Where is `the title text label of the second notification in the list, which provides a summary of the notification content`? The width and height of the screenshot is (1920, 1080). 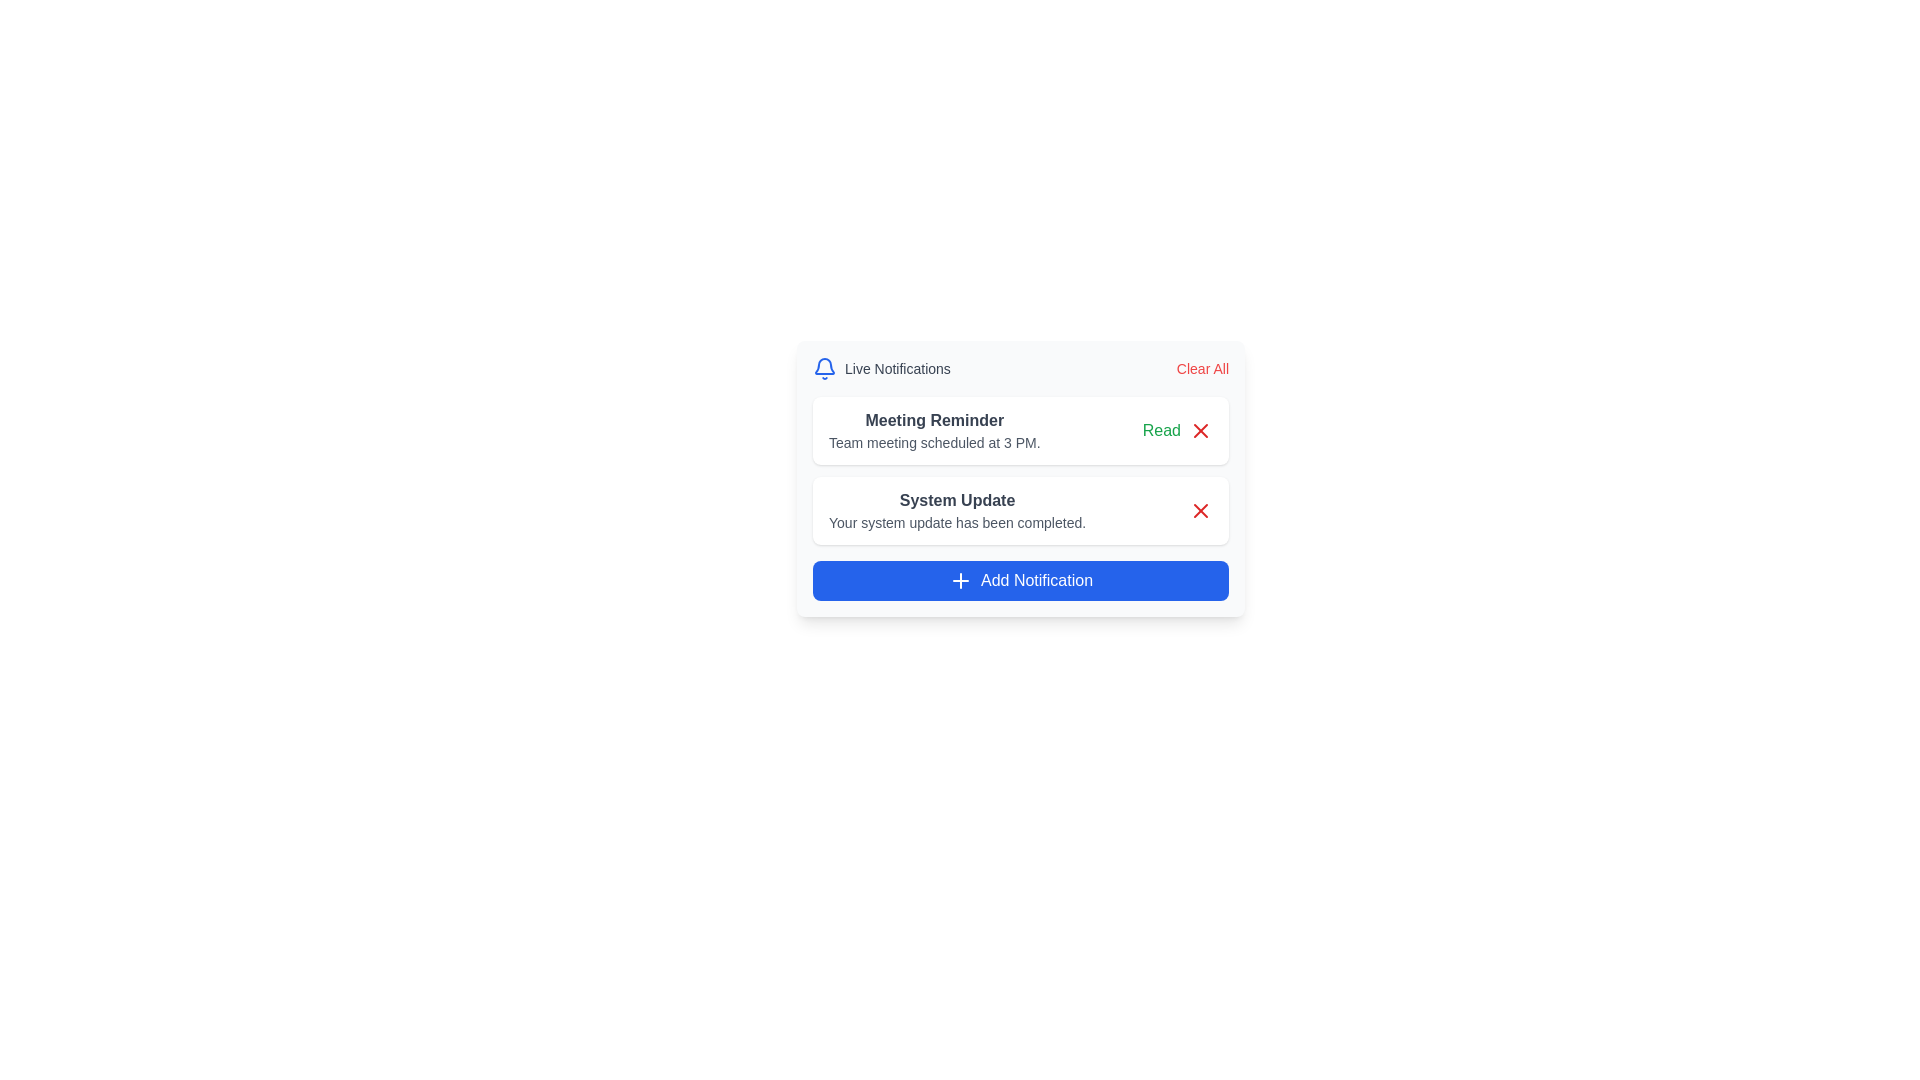
the title text label of the second notification in the list, which provides a summary of the notification content is located at coordinates (956, 500).